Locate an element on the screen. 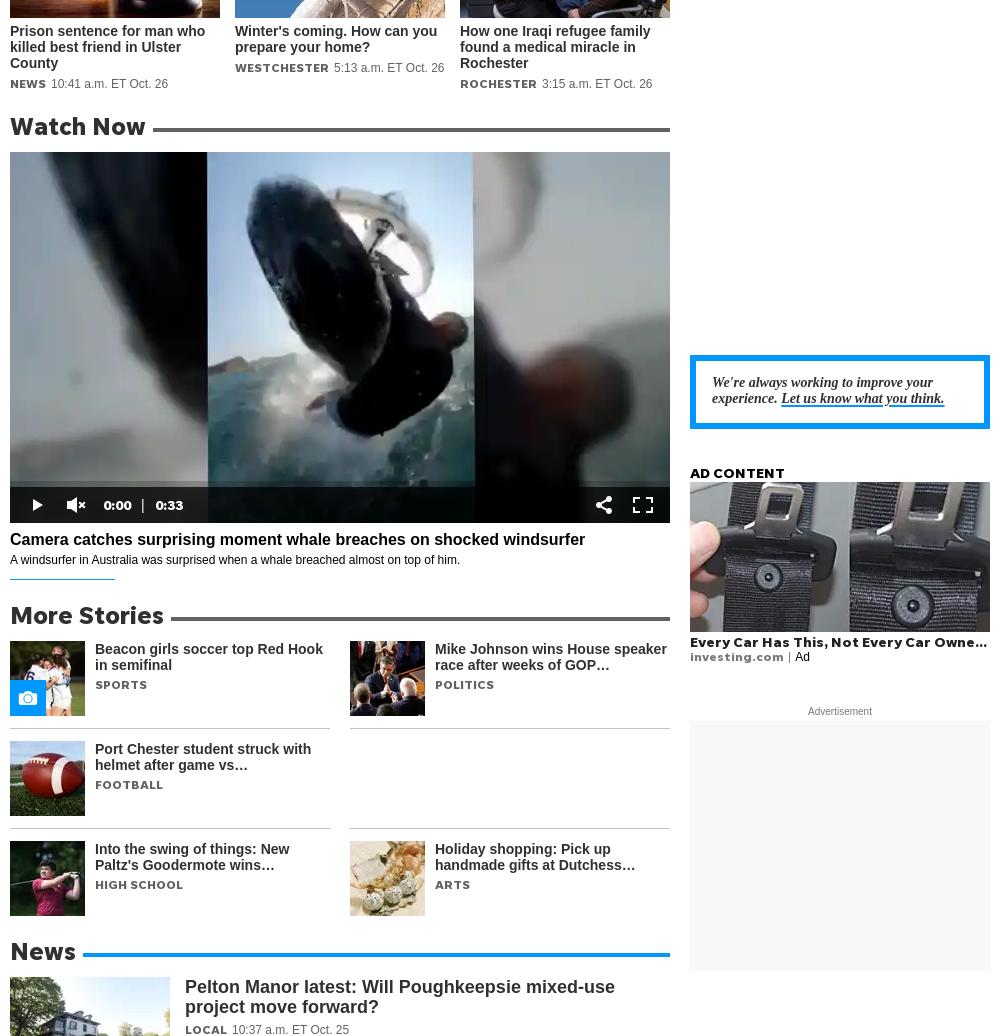  'Mike Johnson wins House speaker race after weeks of GOP…' is located at coordinates (550, 657).